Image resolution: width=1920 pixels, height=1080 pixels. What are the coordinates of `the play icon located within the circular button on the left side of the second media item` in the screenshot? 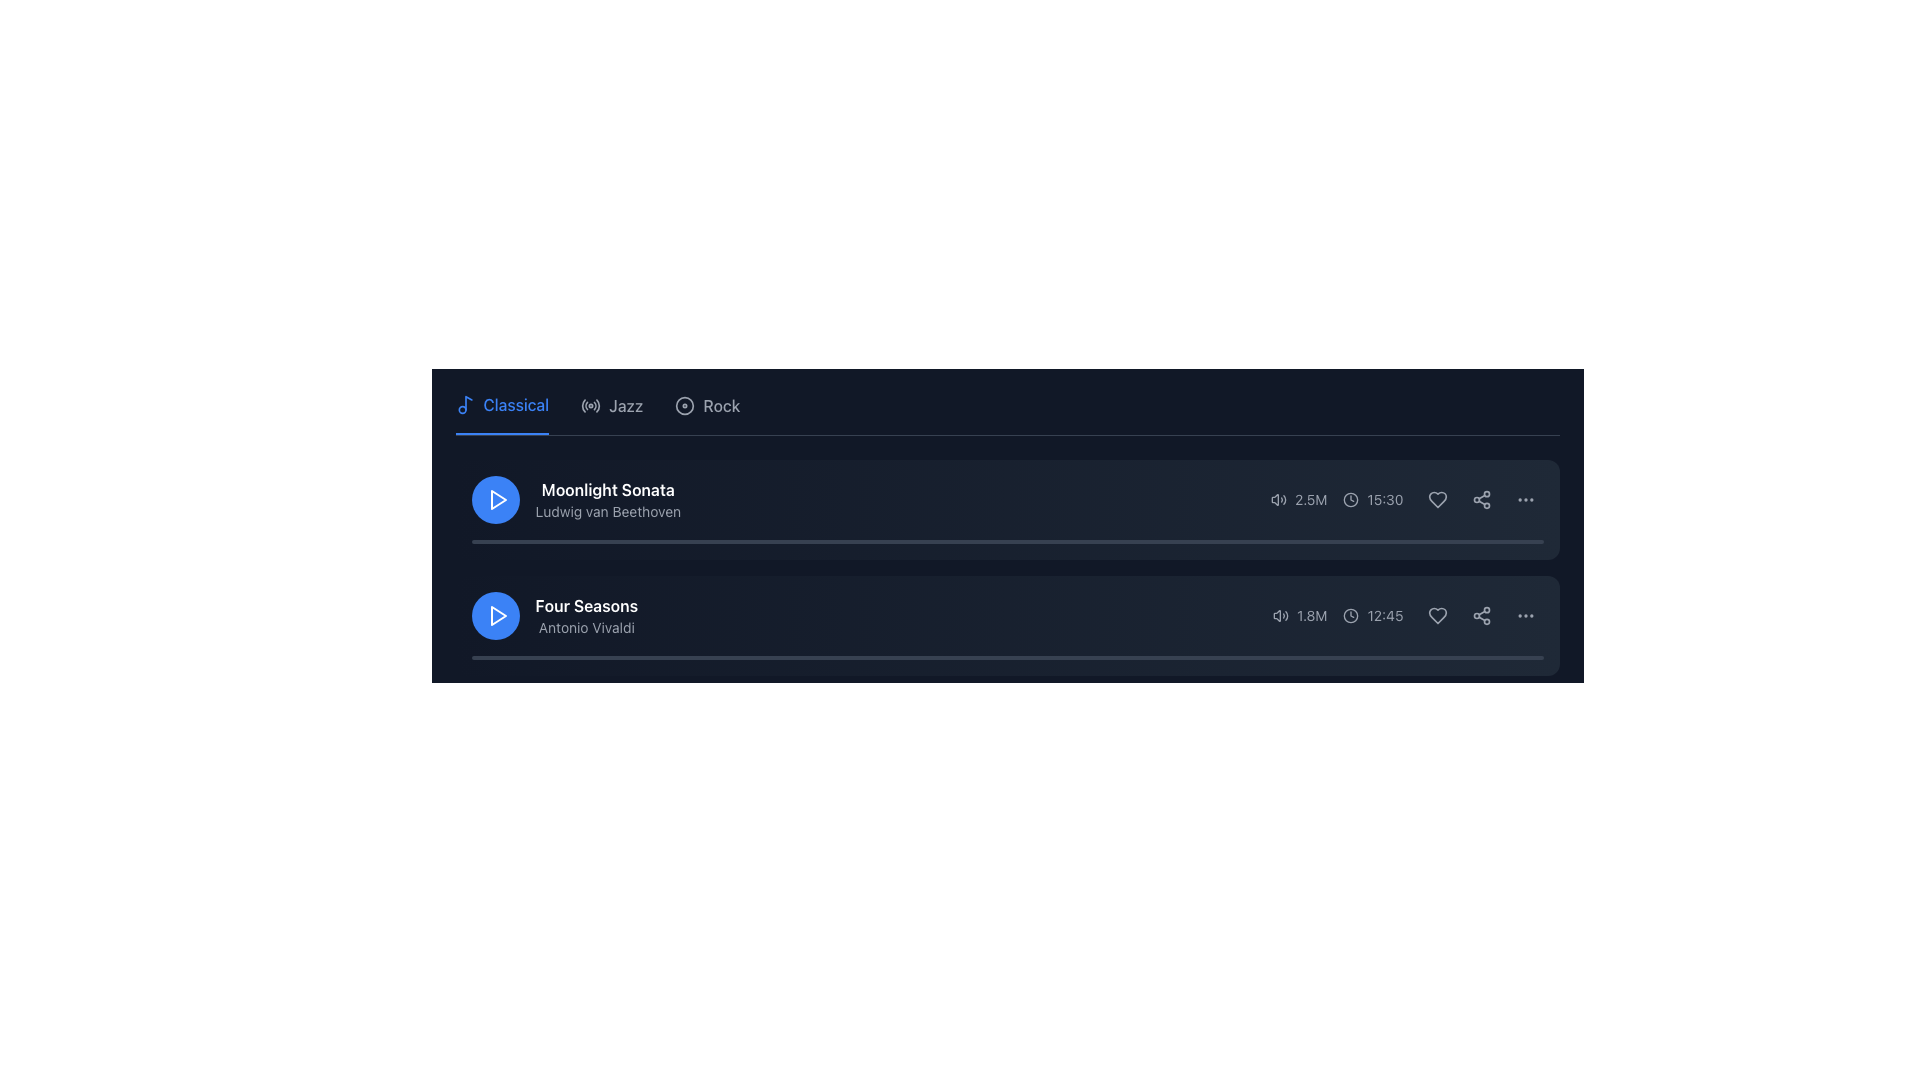 It's located at (498, 499).